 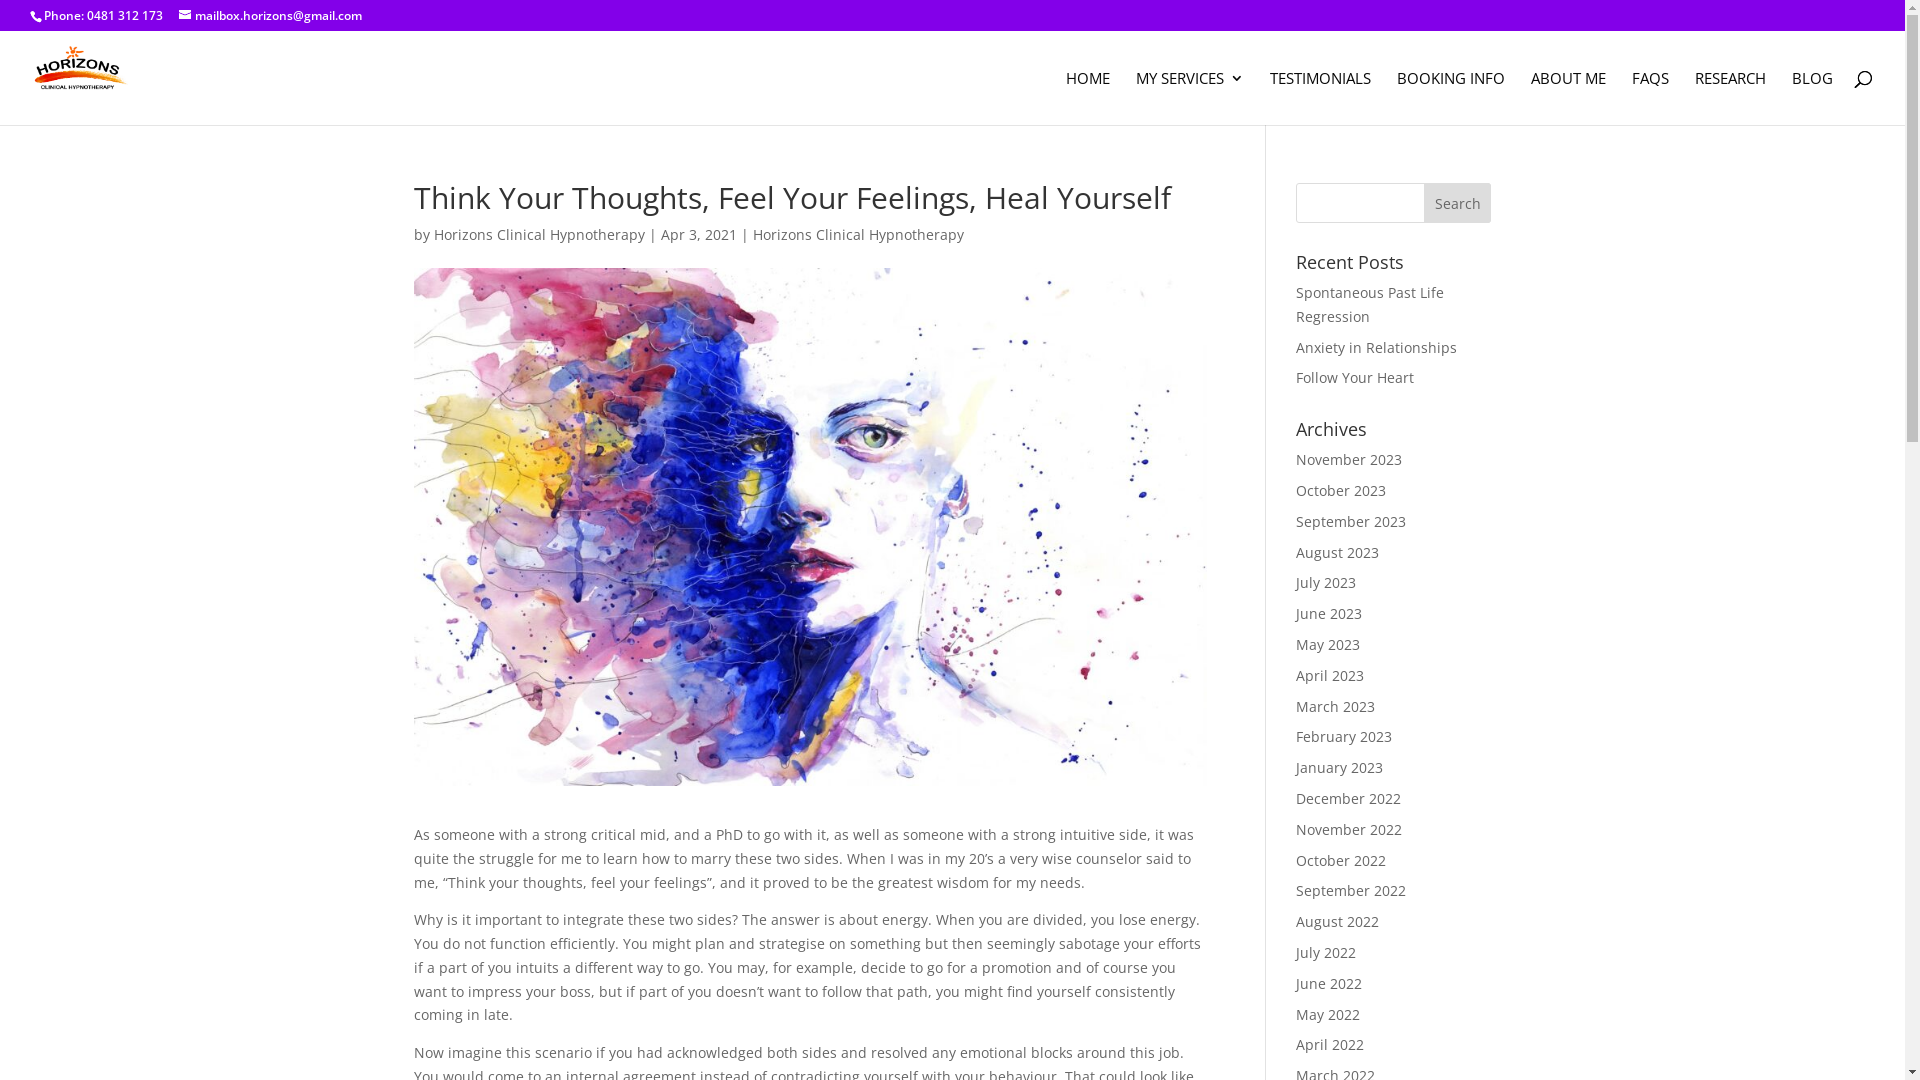 I want to click on 'Phone: 0481 312 173', so click(x=102, y=15).